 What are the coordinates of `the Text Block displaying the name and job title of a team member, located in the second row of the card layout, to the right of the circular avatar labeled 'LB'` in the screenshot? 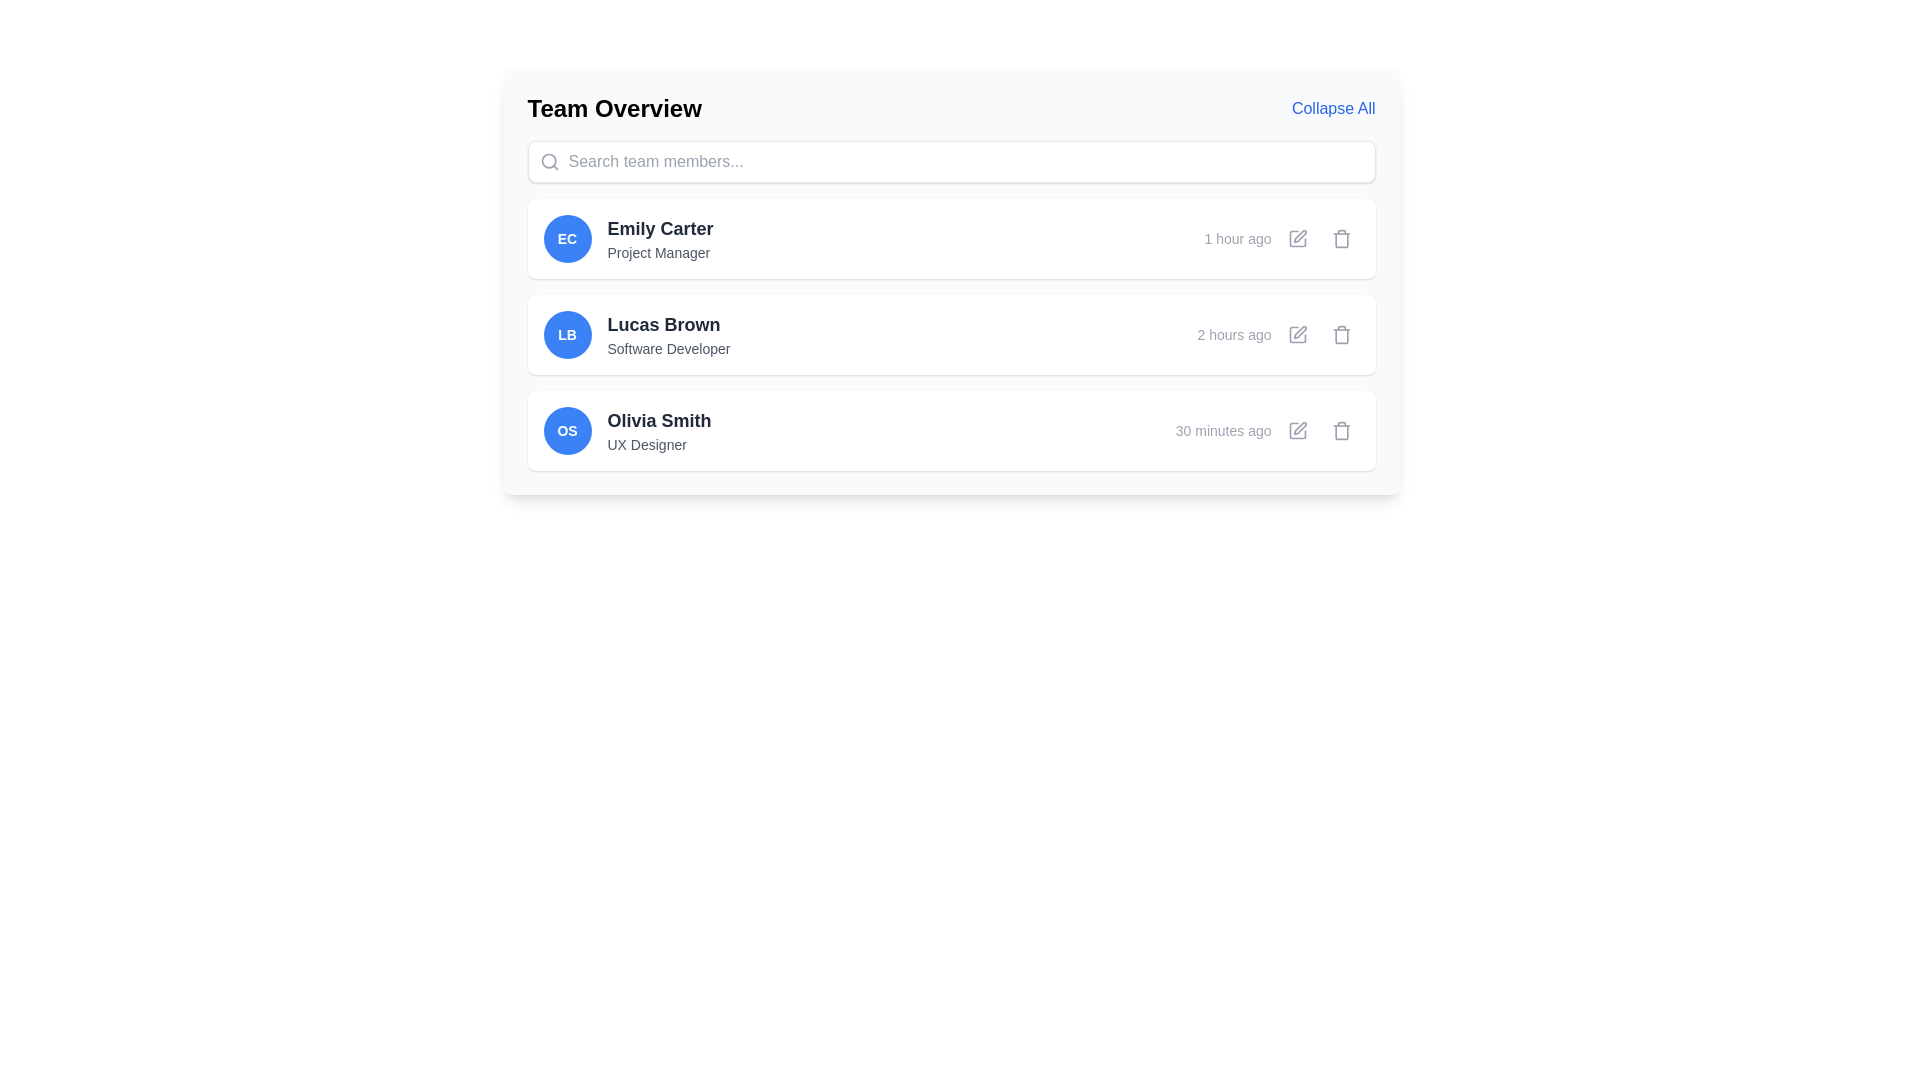 It's located at (668, 334).